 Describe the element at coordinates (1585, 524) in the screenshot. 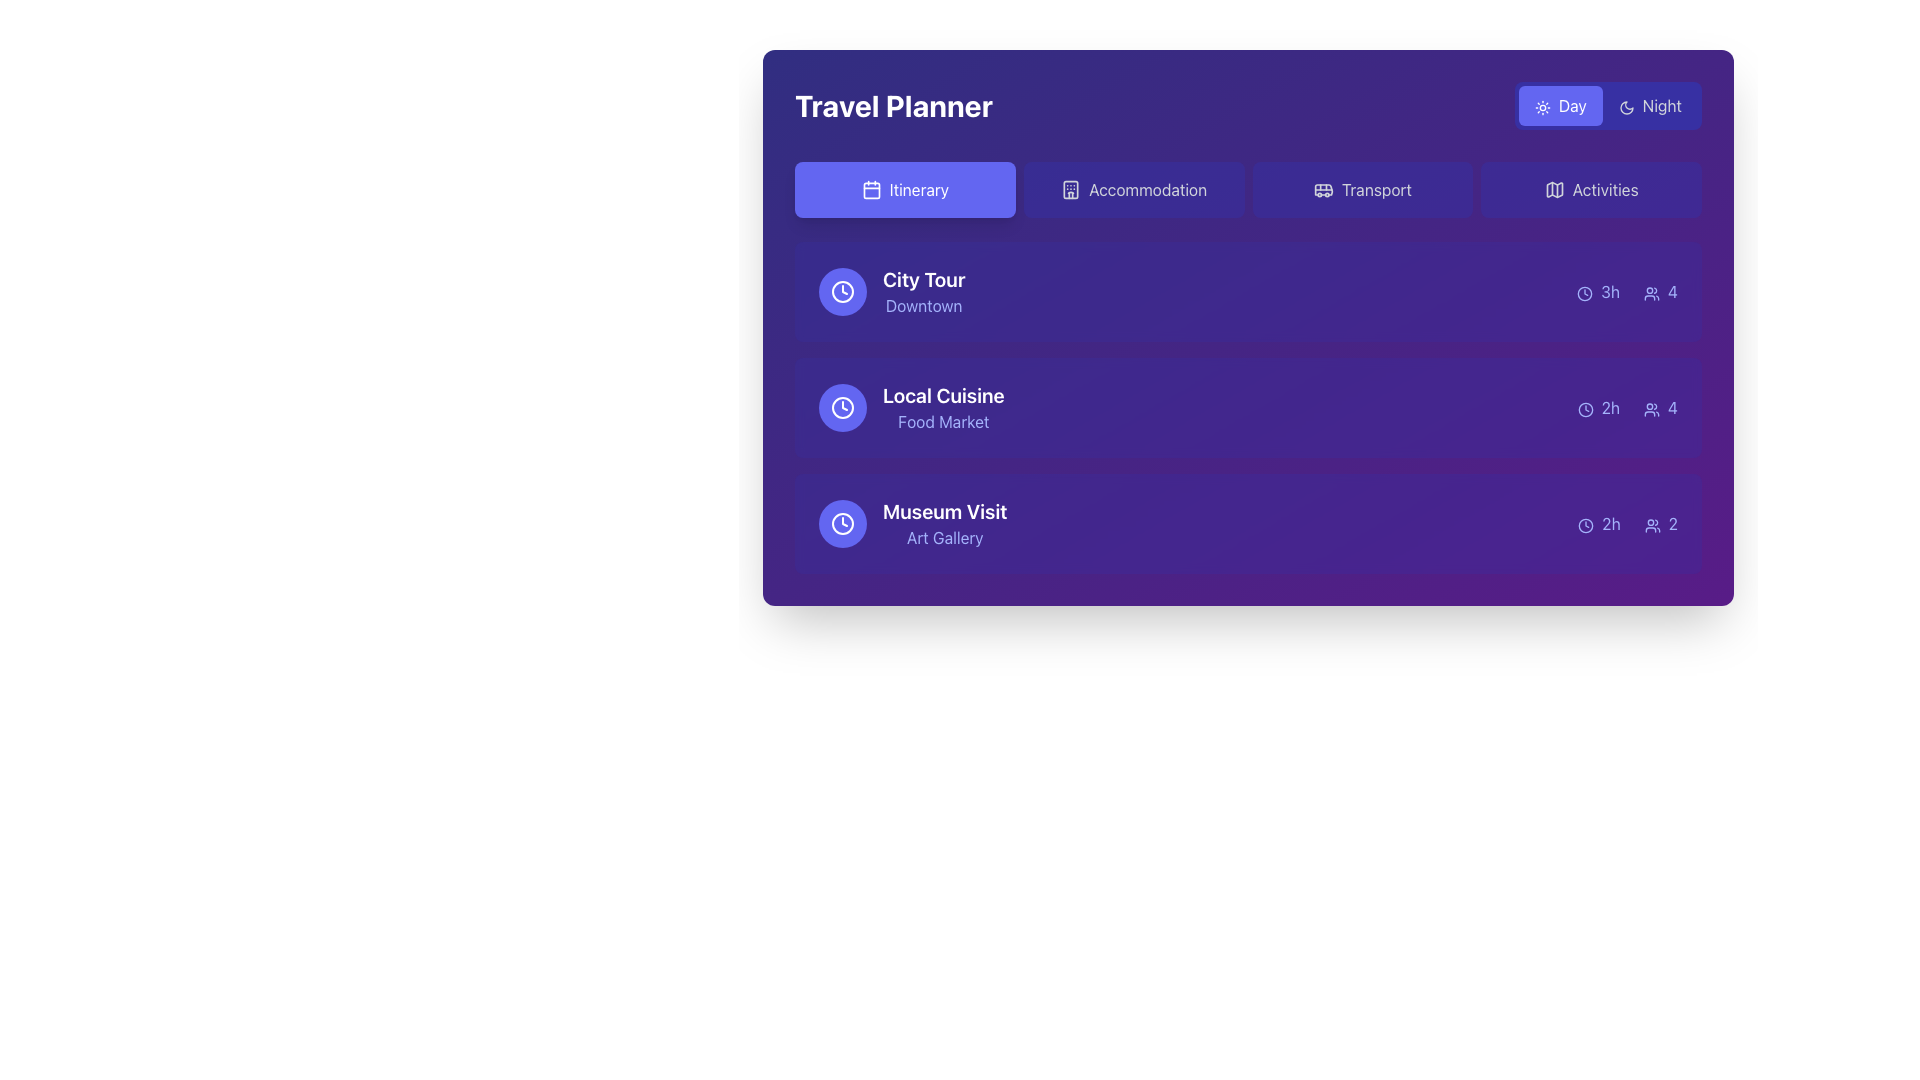

I see `the Graphical SVG Element that symbolizes time-related information located in the bottom right corner of the 'Museum Visit' section in the 'Travel Planner' interface` at that location.